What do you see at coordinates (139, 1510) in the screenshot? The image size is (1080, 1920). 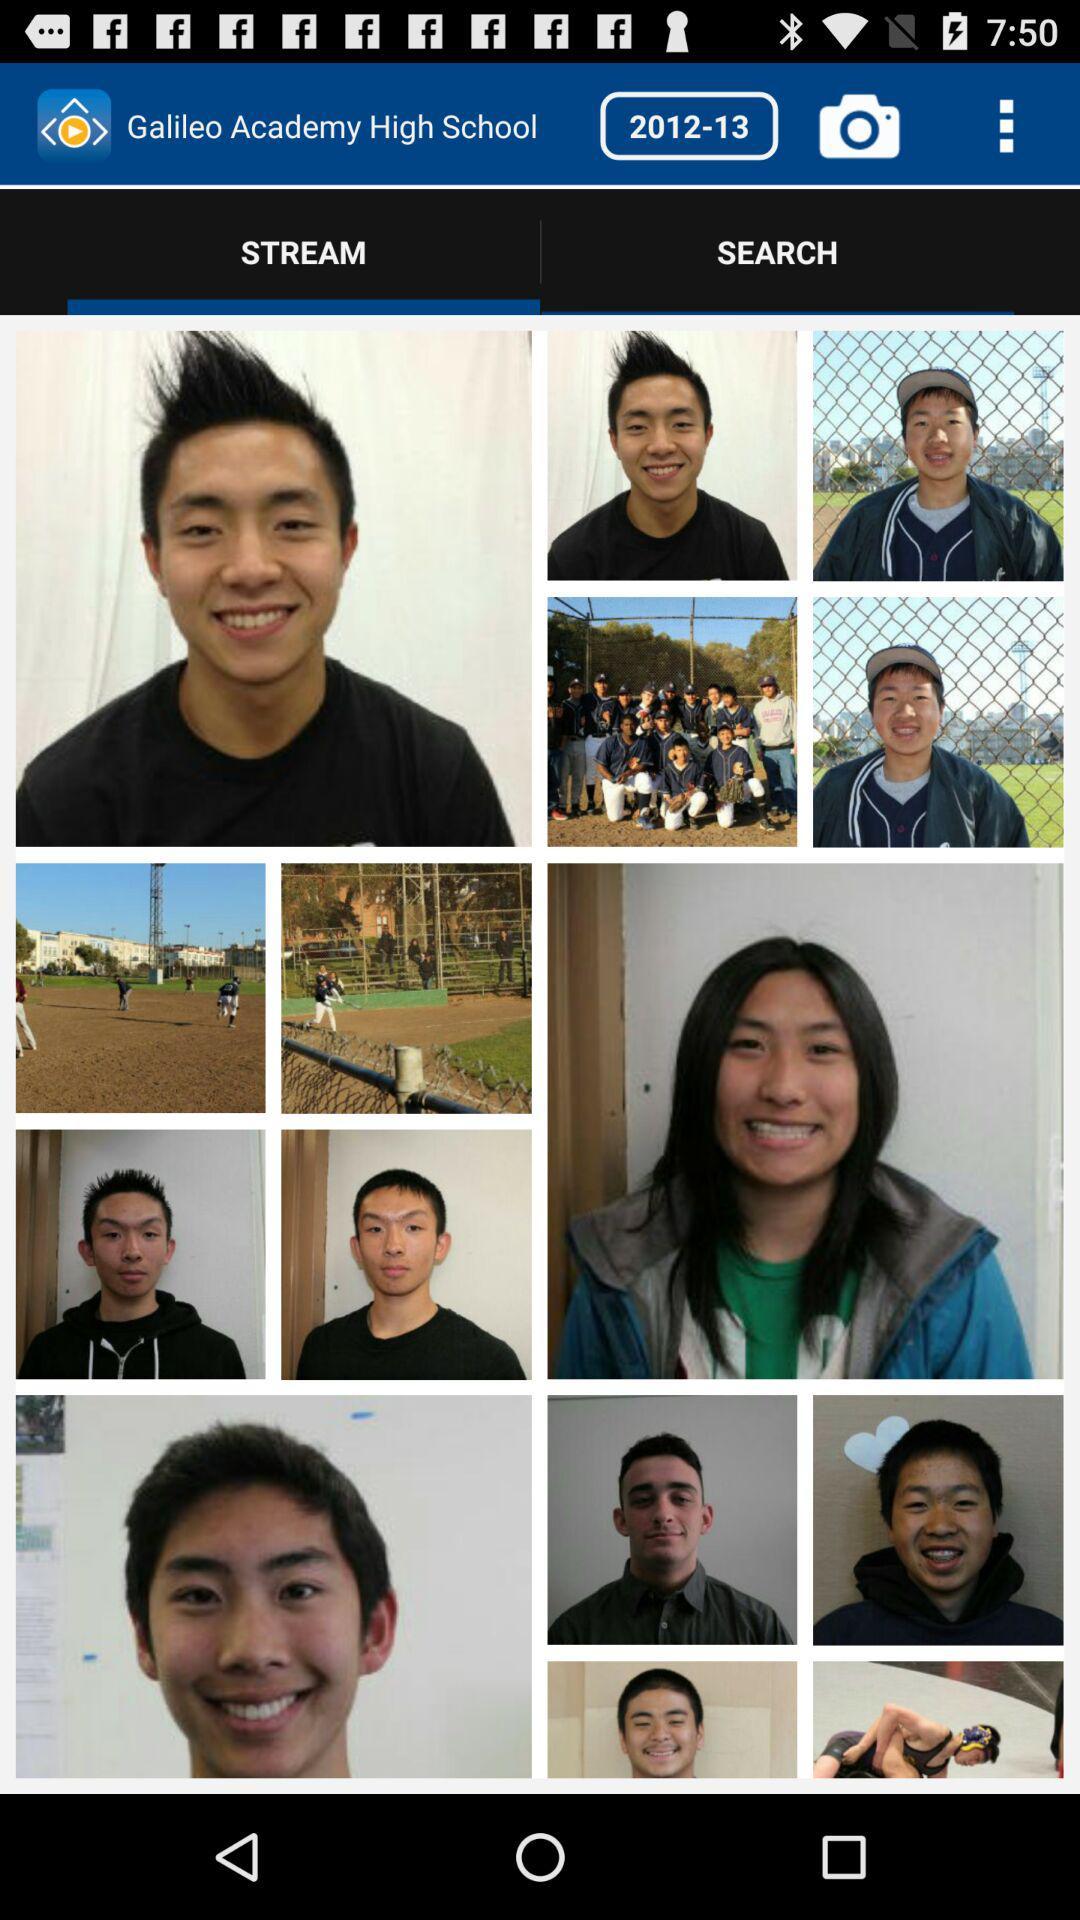 I see `the option` at bounding box center [139, 1510].